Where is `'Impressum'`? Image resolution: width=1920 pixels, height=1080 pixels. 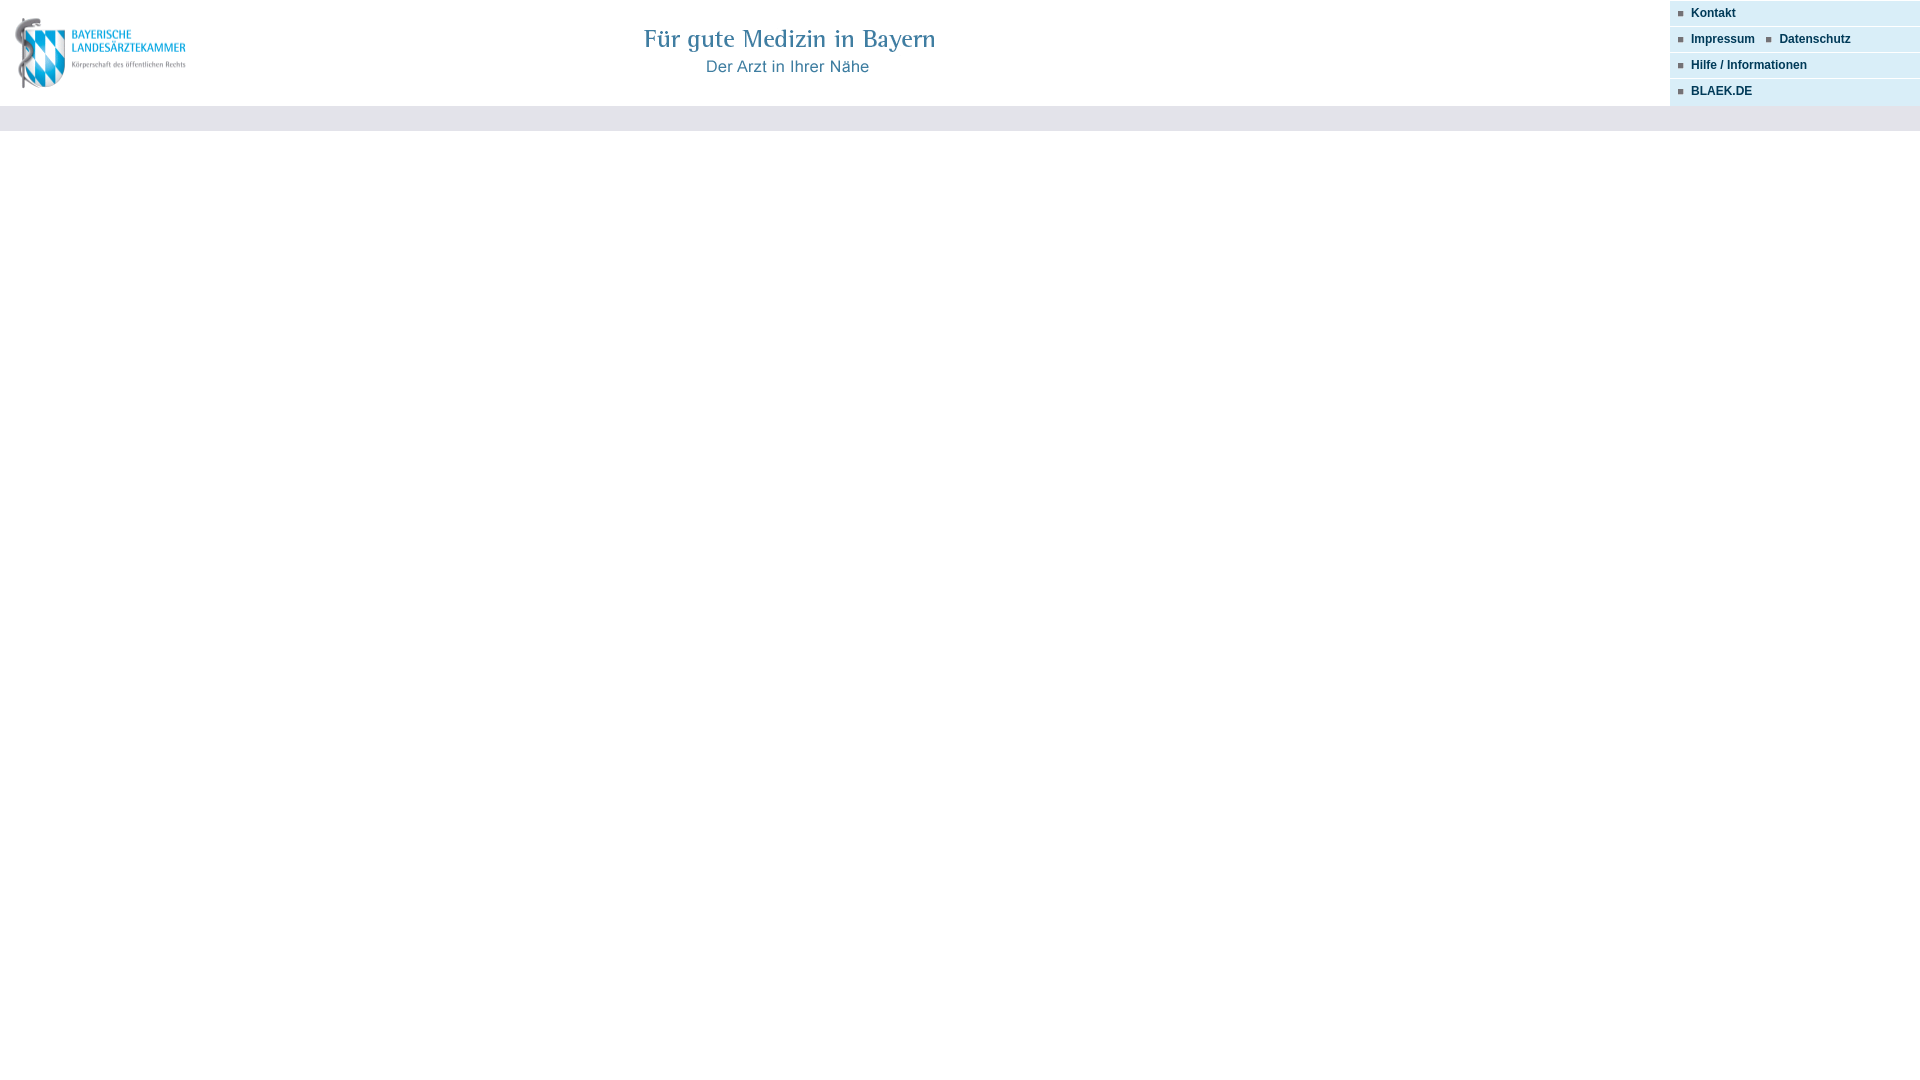
'Impressum' is located at coordinates (1722, 38).